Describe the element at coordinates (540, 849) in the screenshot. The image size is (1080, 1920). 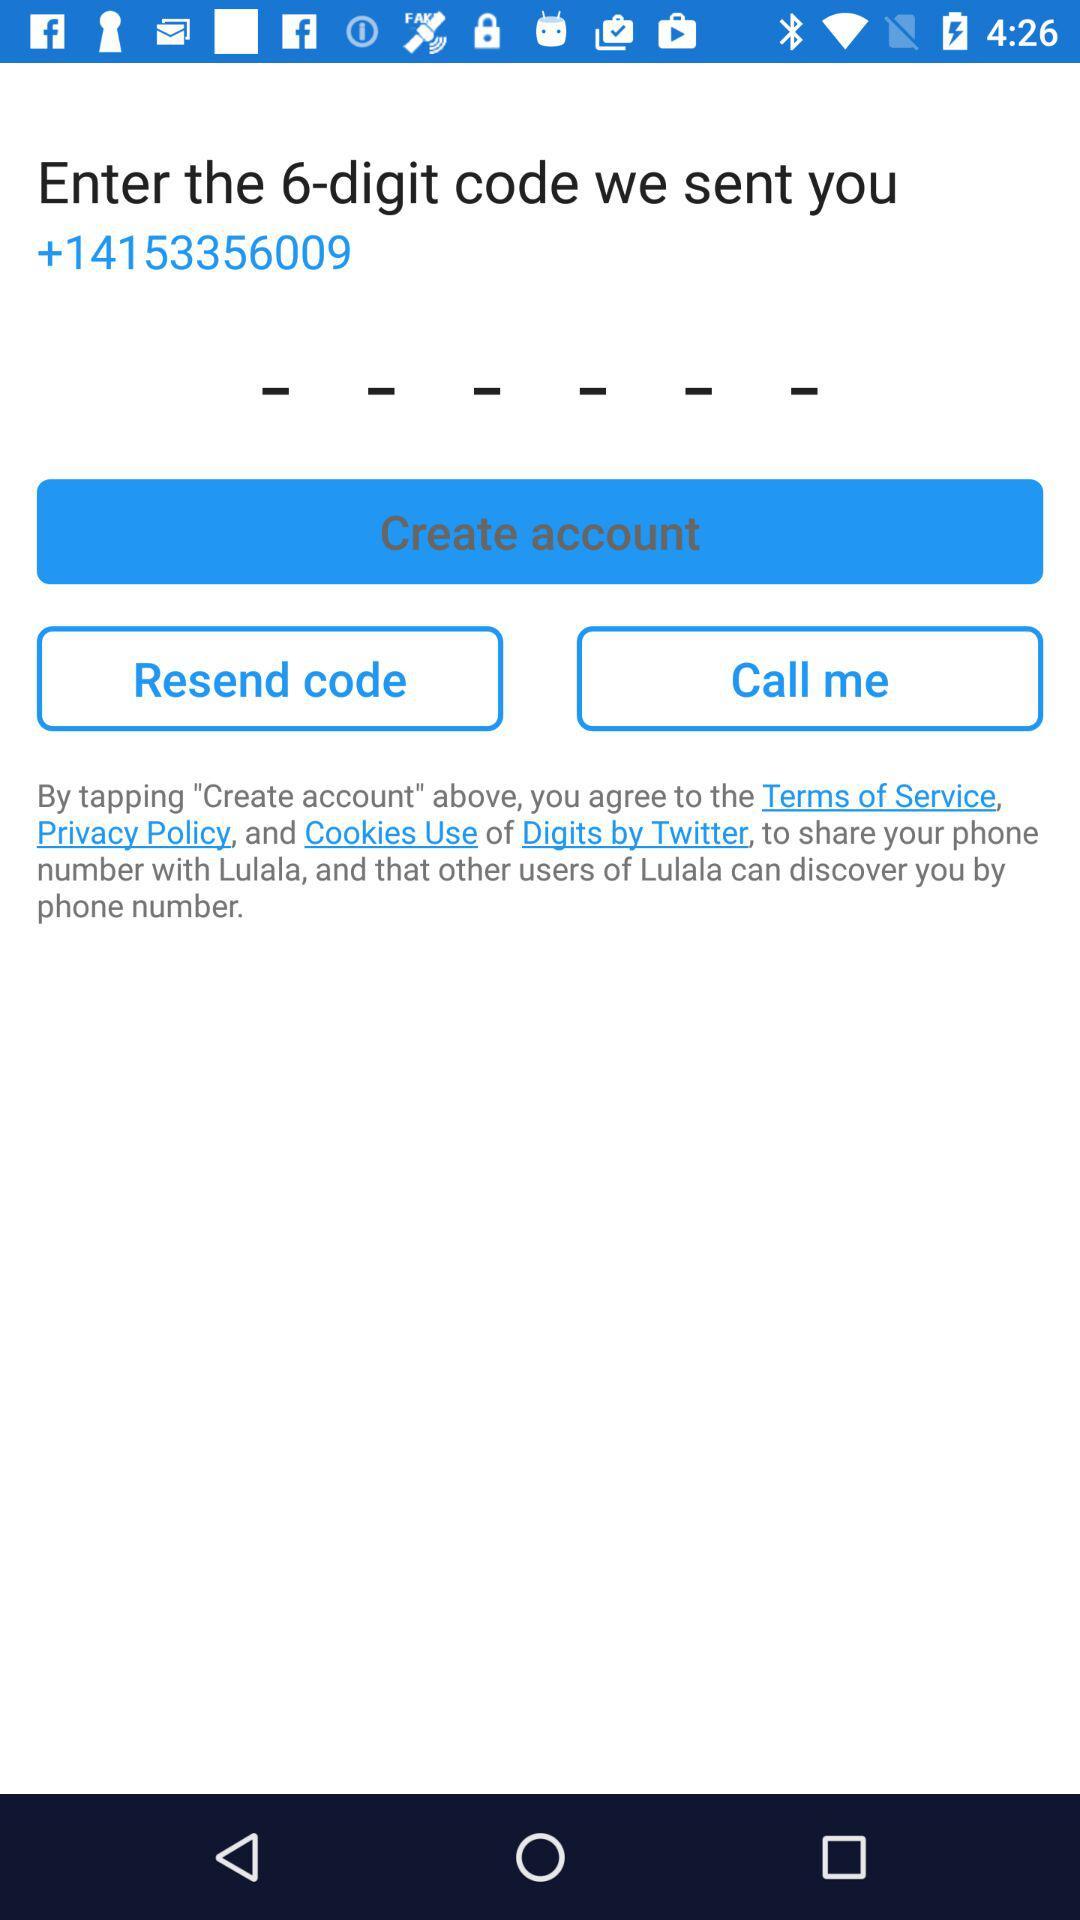
I see `app at the center` at that location.